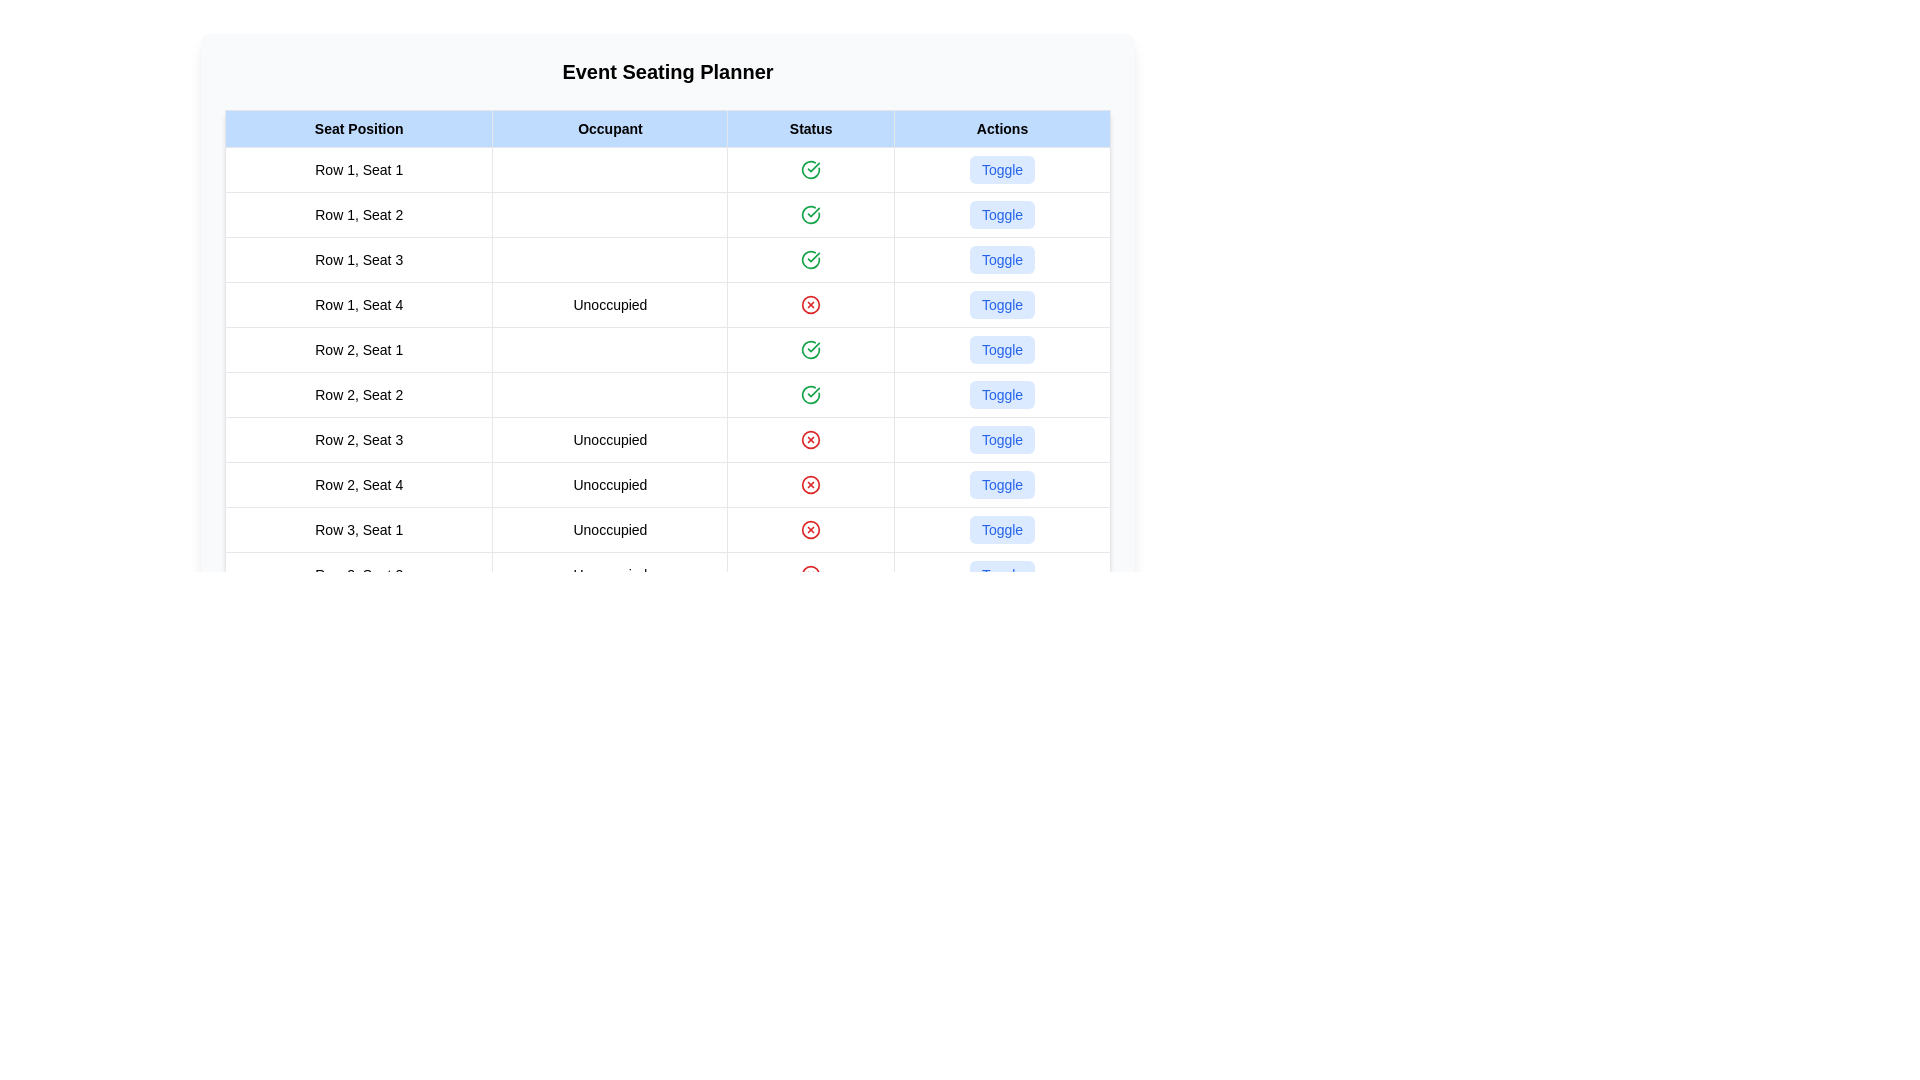  I want to click on the red circular icon with a white cross symbol in the 'Status' column of 'Row 3, Seat 1' to indicate a negative state, so click(811, 528).